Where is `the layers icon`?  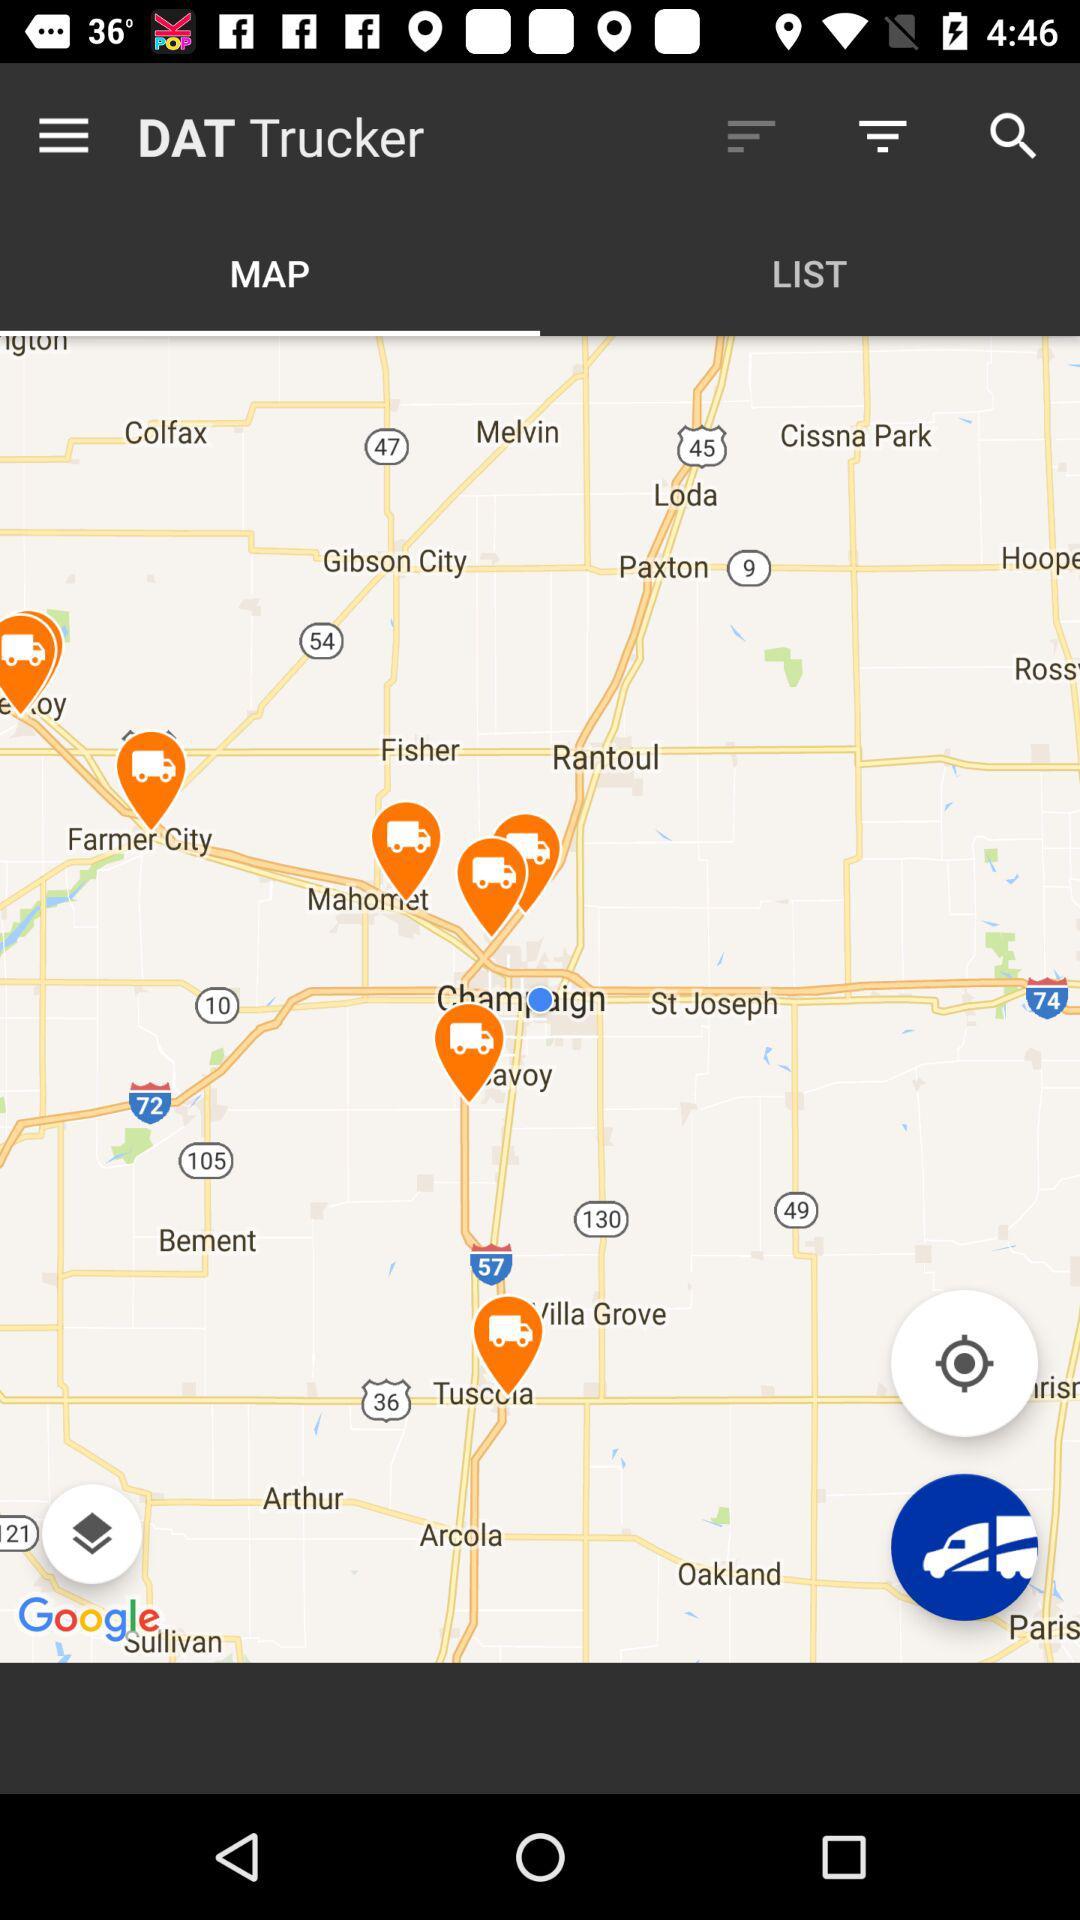
the layers icon is located at coordinates (91, 1533).